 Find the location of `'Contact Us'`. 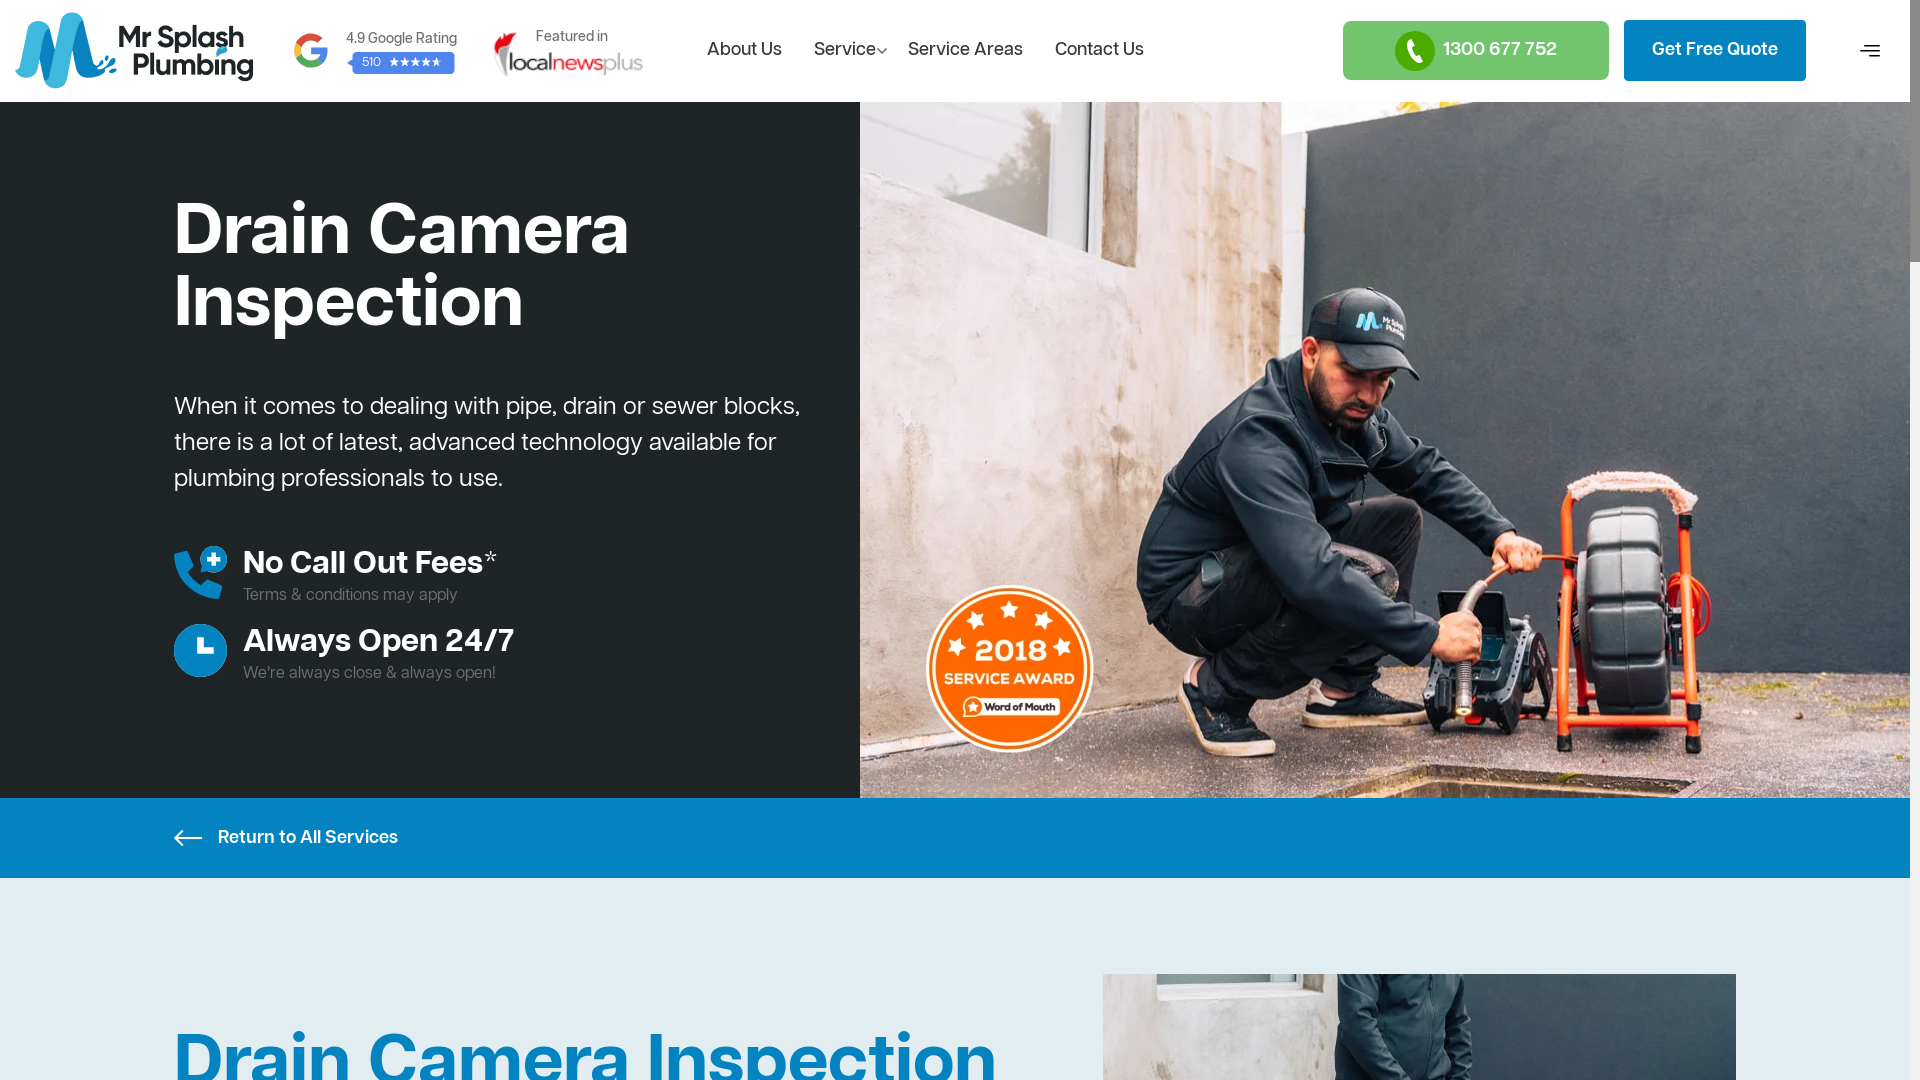

'Contact Us' is located at coordinates (1098, 49).